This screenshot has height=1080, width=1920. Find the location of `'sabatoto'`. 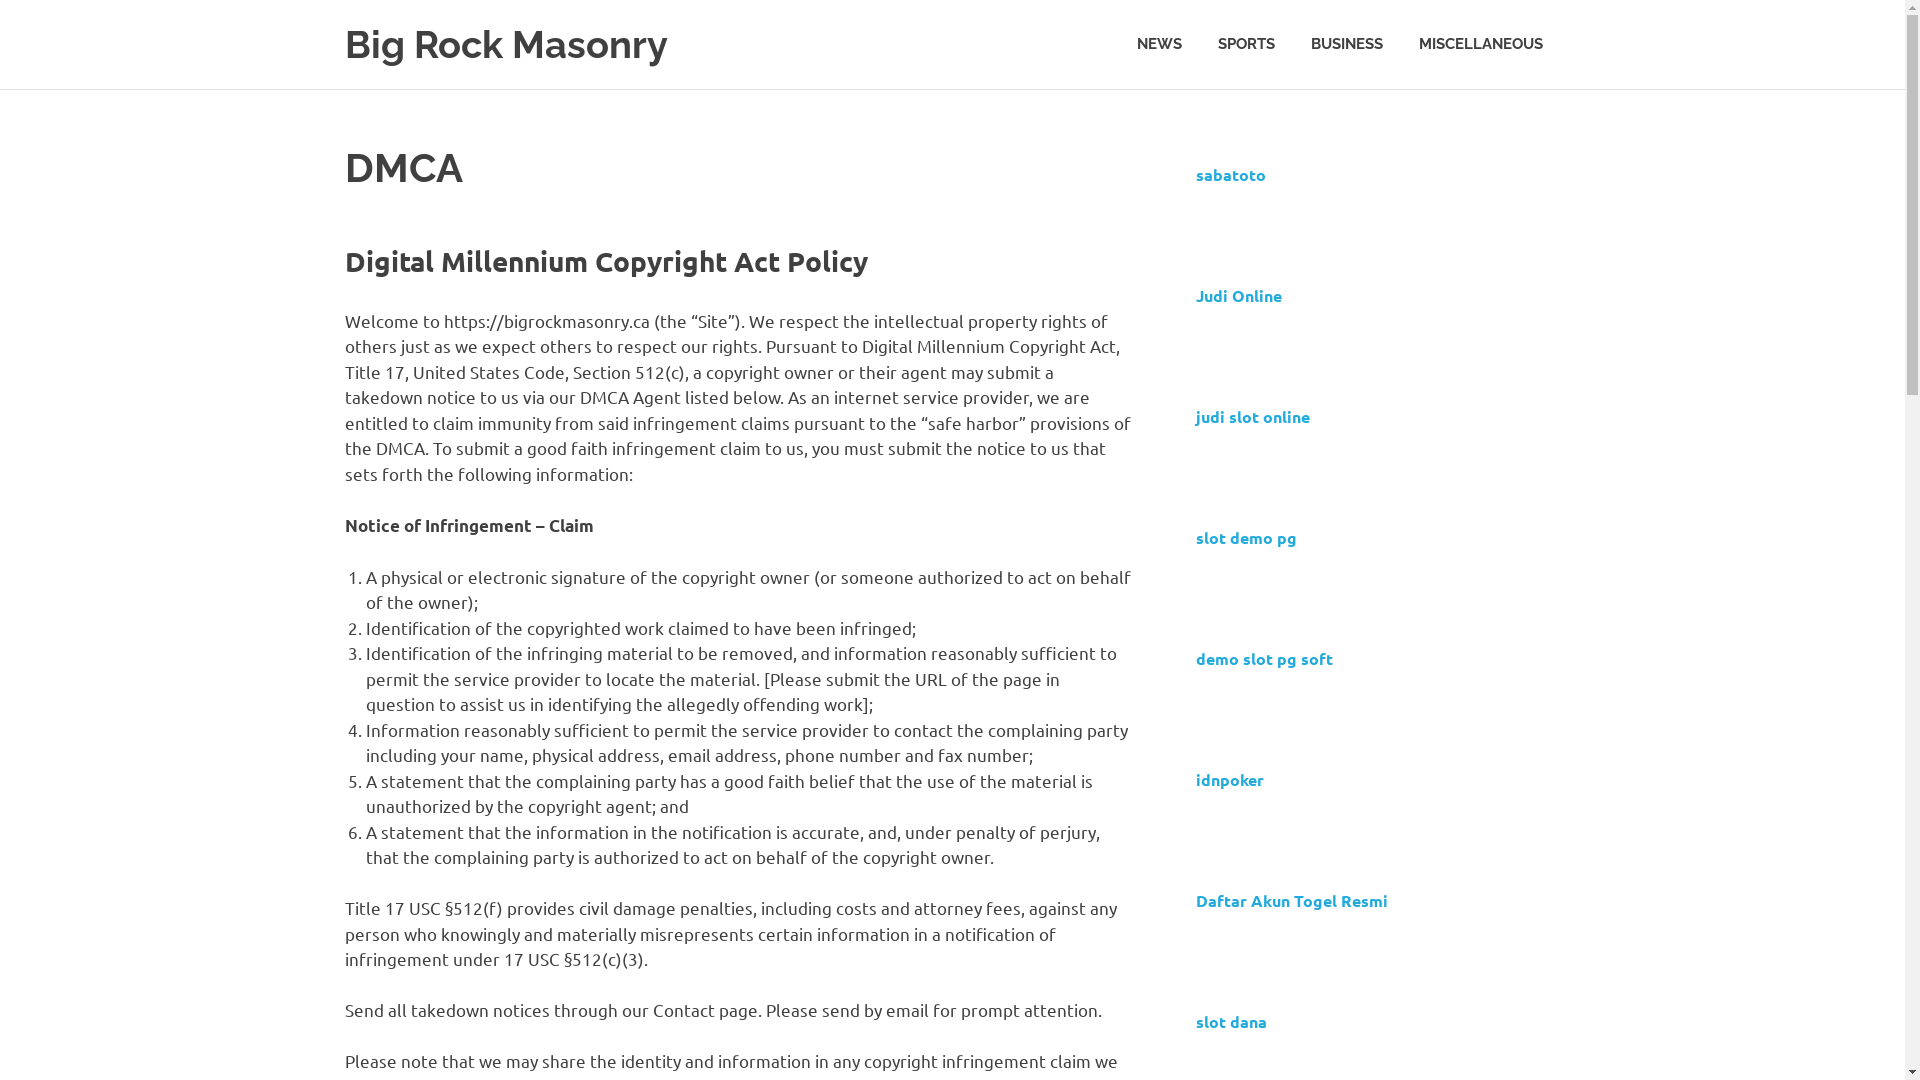

'sabatoto' is located at coordinates (1229, 172).